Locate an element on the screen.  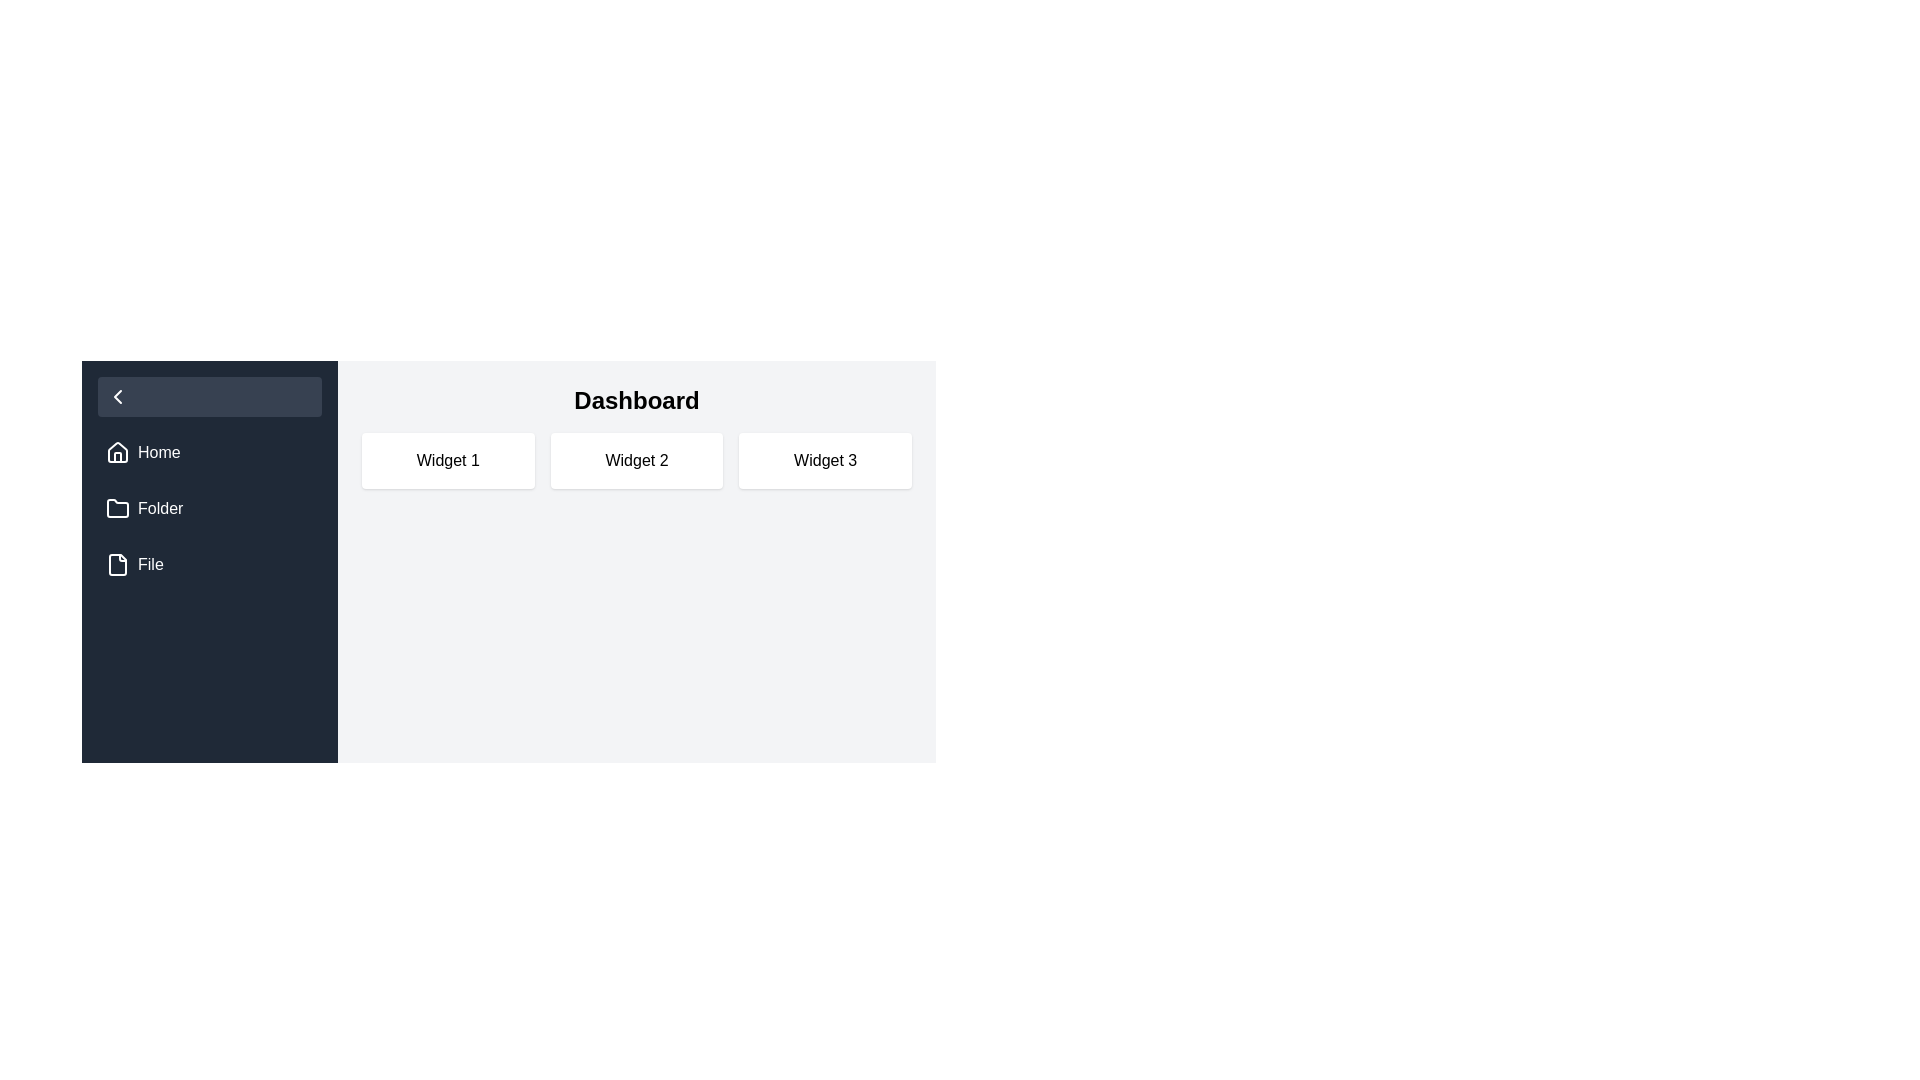
the left-pointing chevron icon located within a dark gray rectangular button at the top of the sidebar navigation menu is located at coordinates (117, 397).